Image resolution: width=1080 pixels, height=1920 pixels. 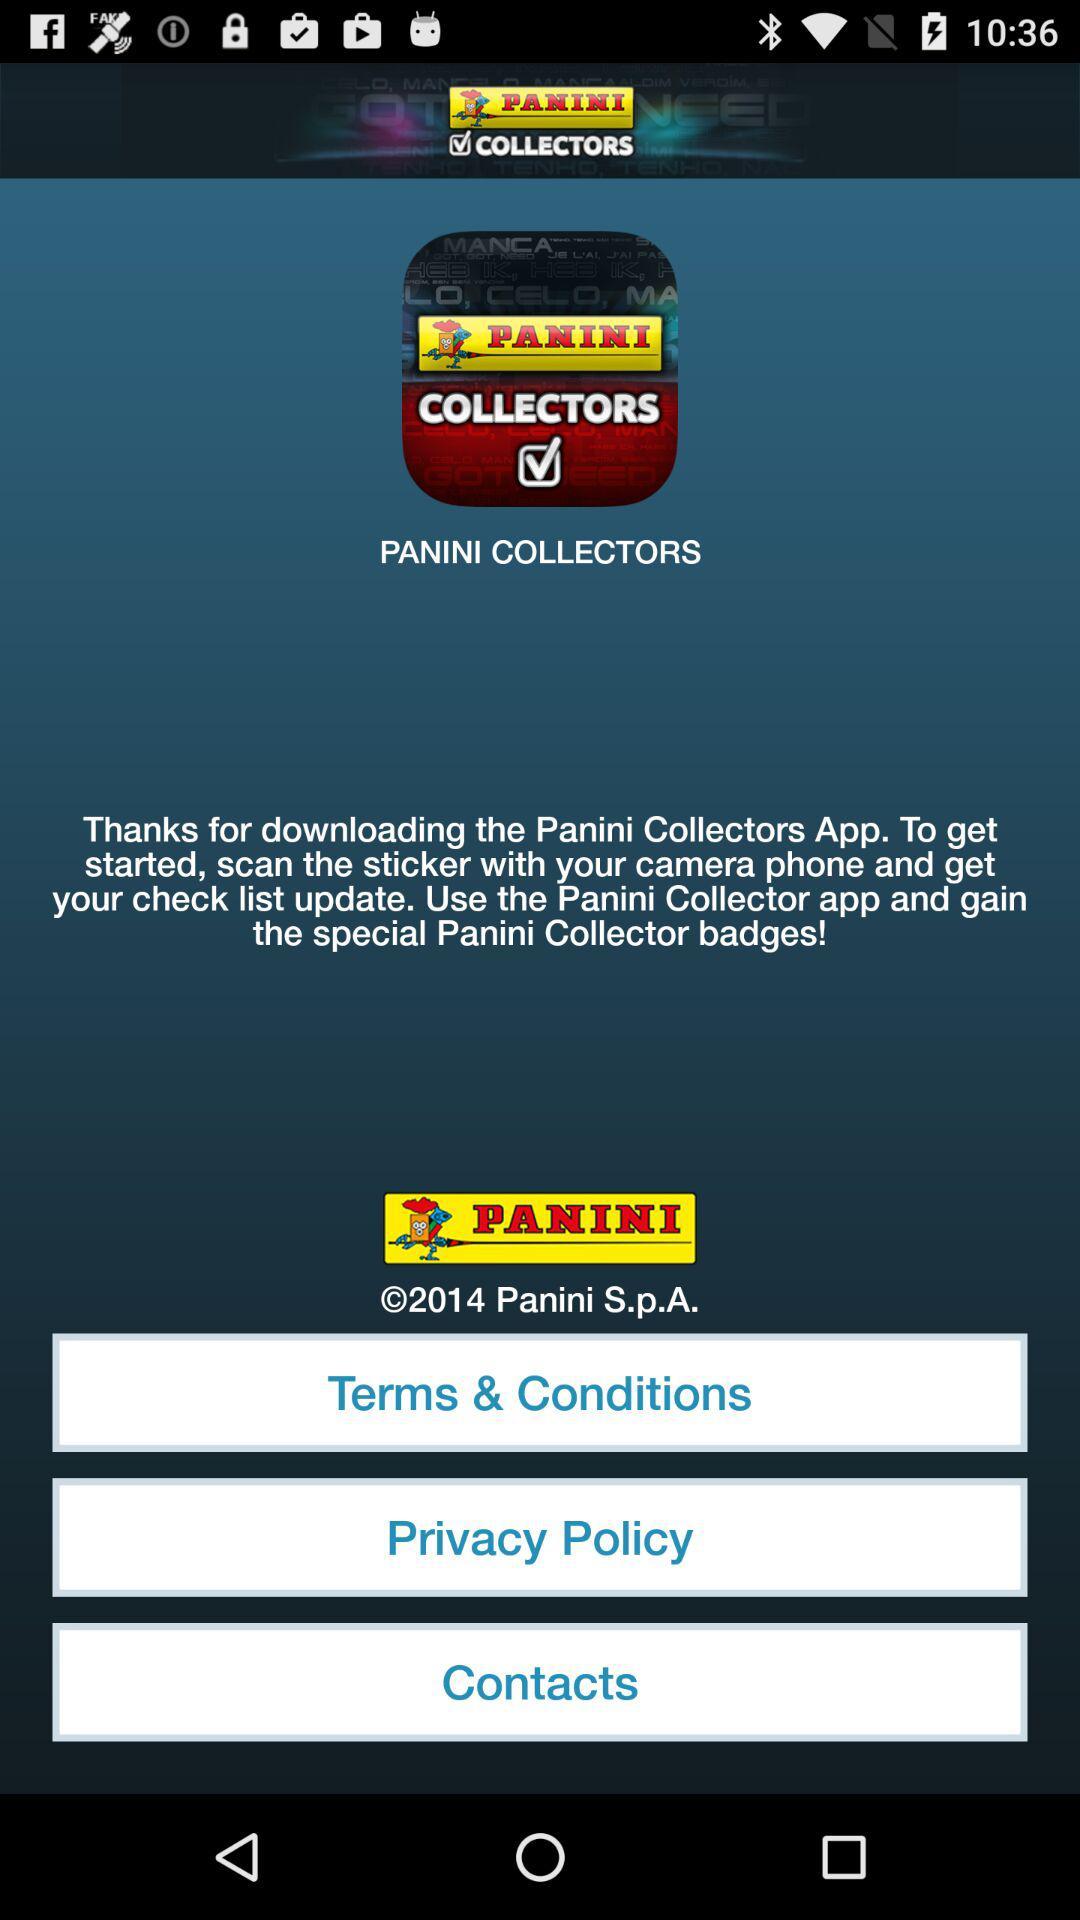 What do you see at coordinates (540, 1536) in the screenshot?
I see `the icon above contacts` at bounding box center [540, 1536].